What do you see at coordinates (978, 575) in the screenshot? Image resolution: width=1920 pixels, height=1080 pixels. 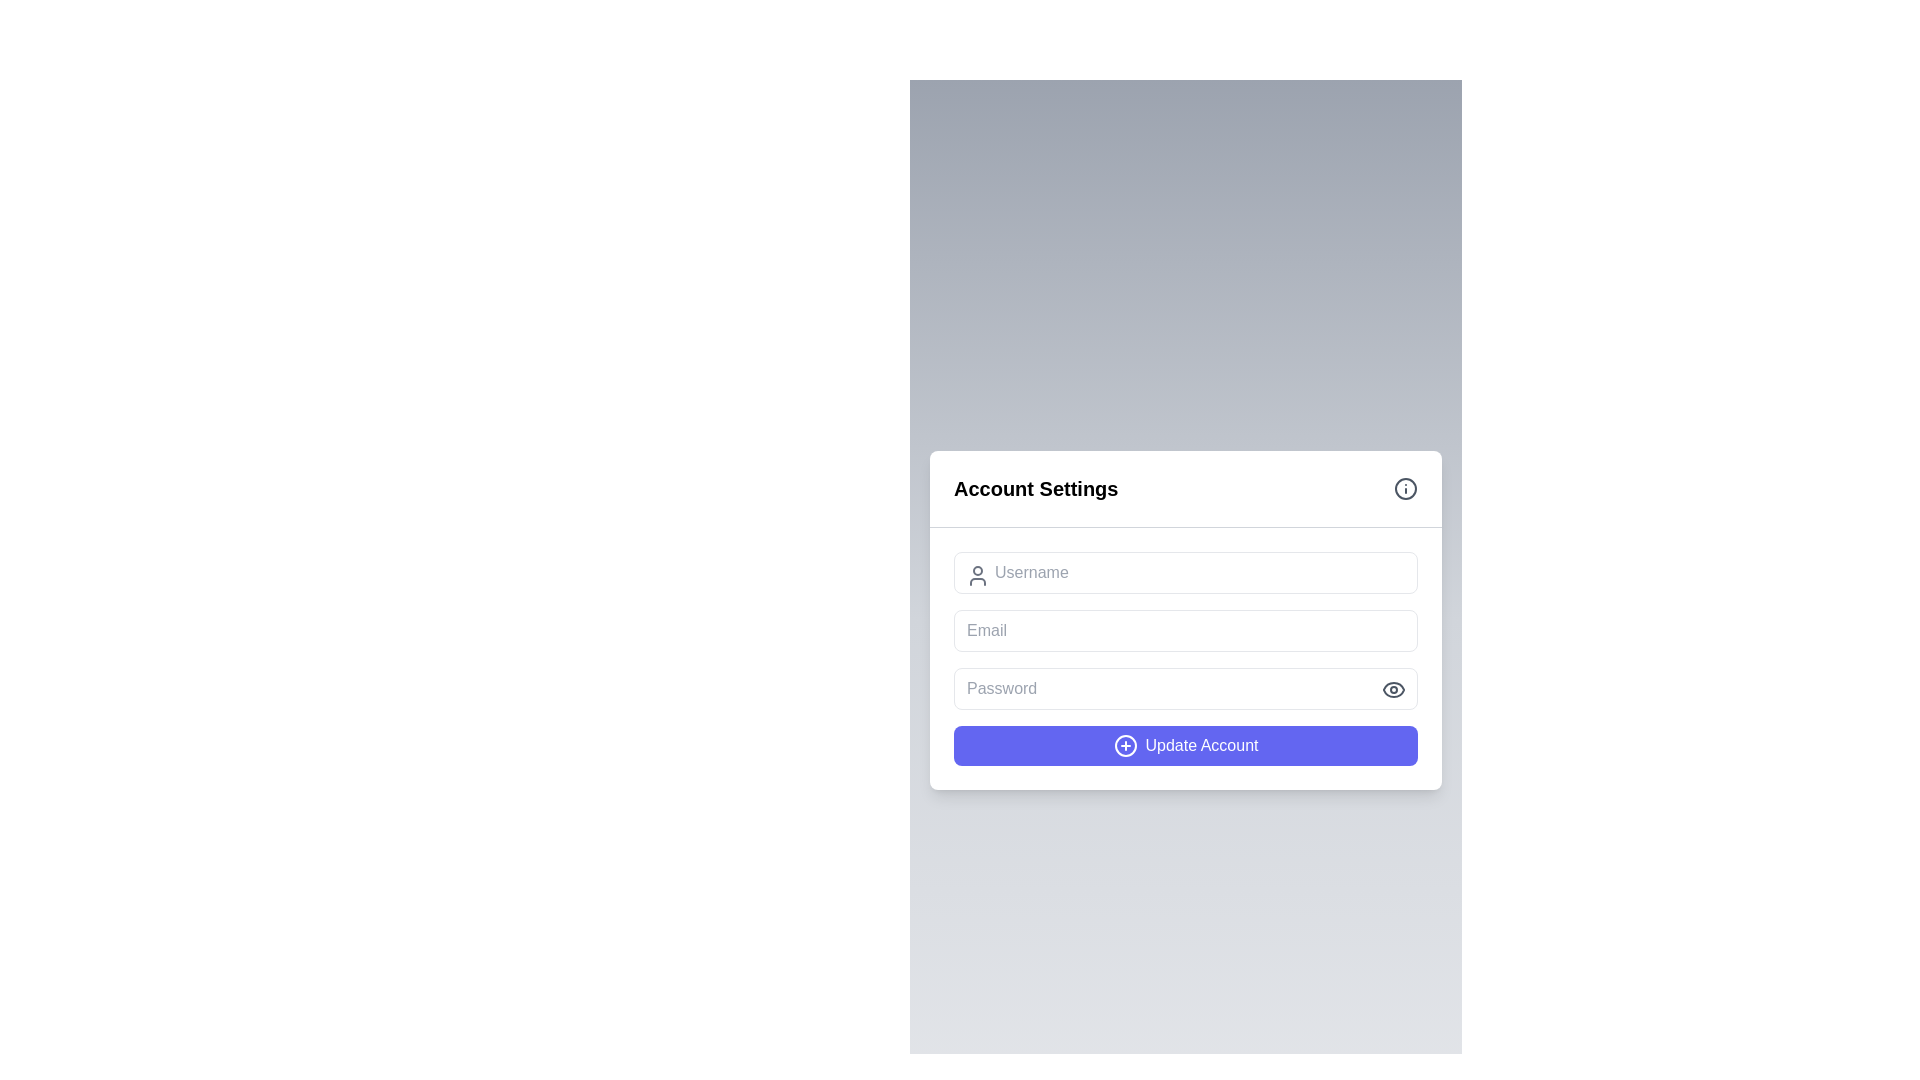 I see `the user silhouette icon located inside the username input field, positioned towards the left side of the field` at bounding box center [978, 575].